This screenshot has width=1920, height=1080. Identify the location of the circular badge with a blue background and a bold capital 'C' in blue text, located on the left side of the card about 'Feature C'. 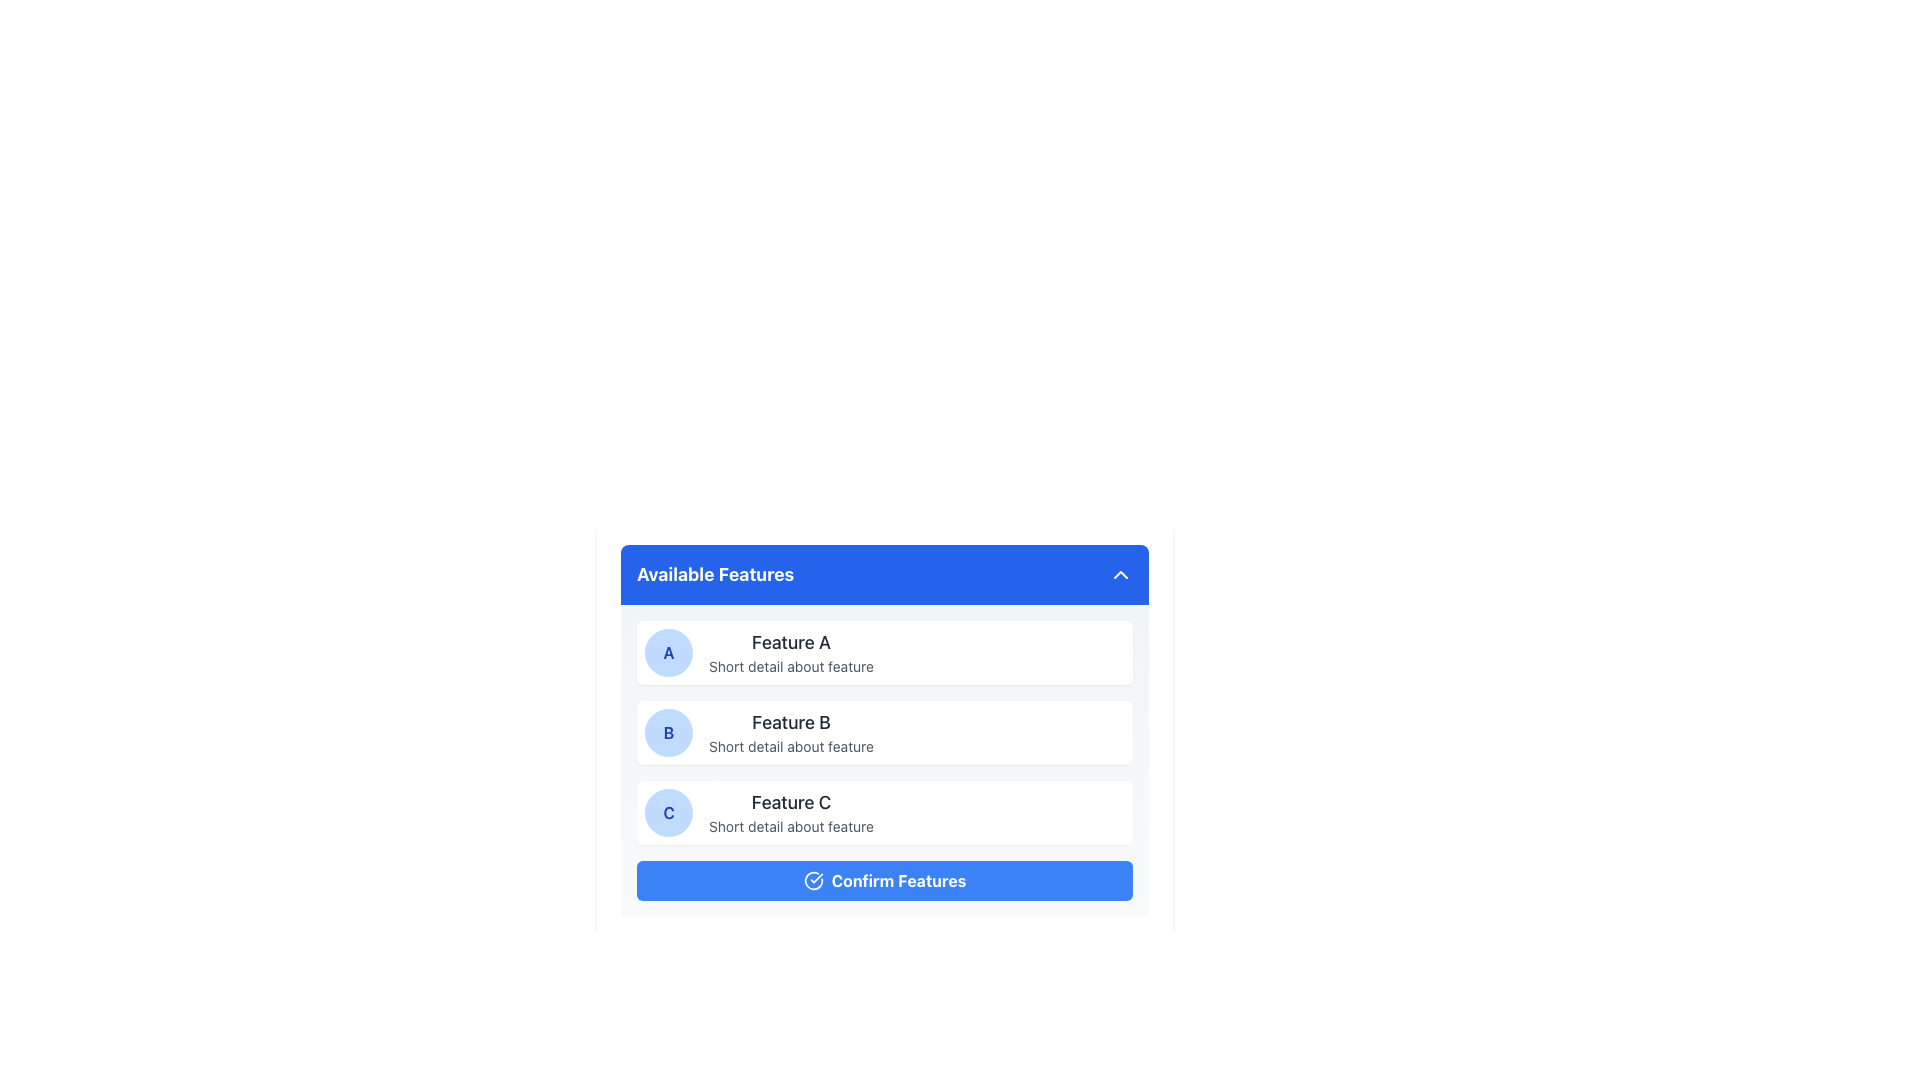
(668, 813).